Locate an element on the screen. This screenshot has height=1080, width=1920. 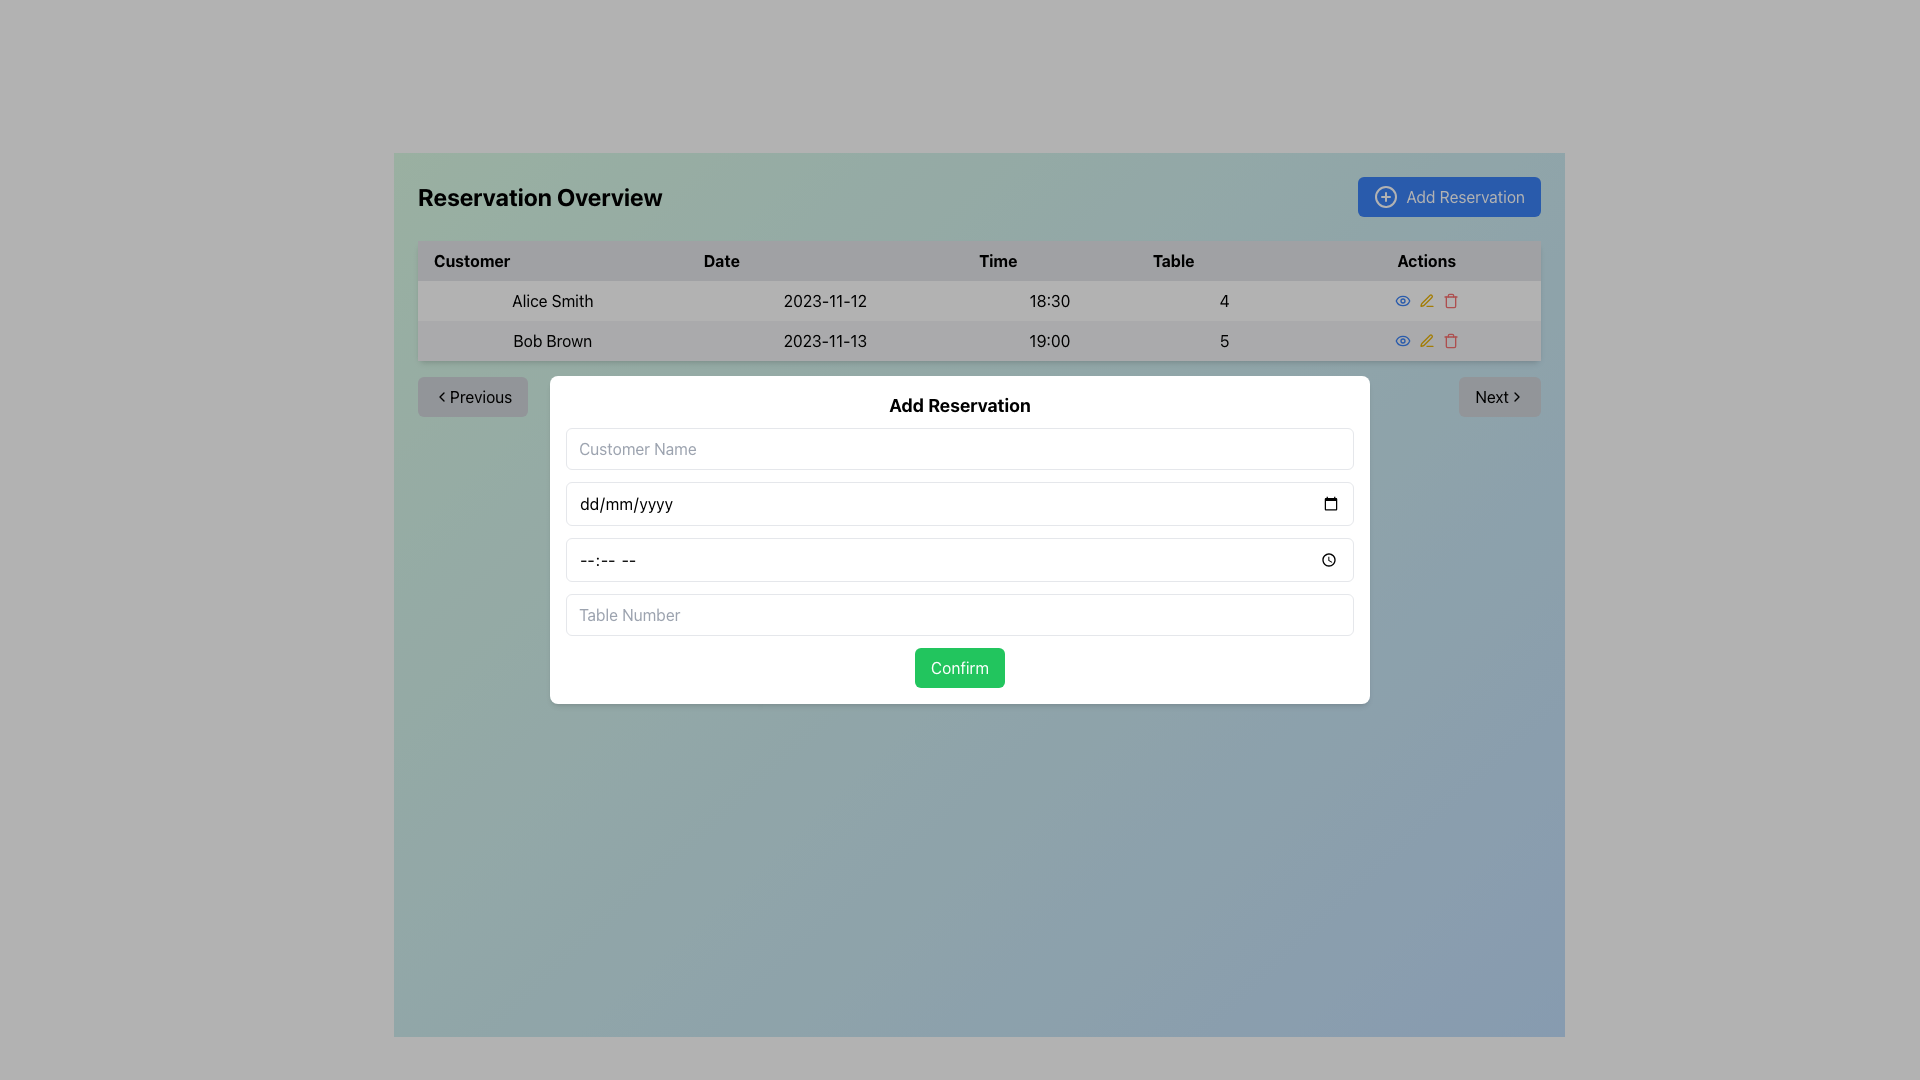
the small, blue eye-shaped icon button located in the 'Actions' column of the table is located at coordinates (1401, 300).